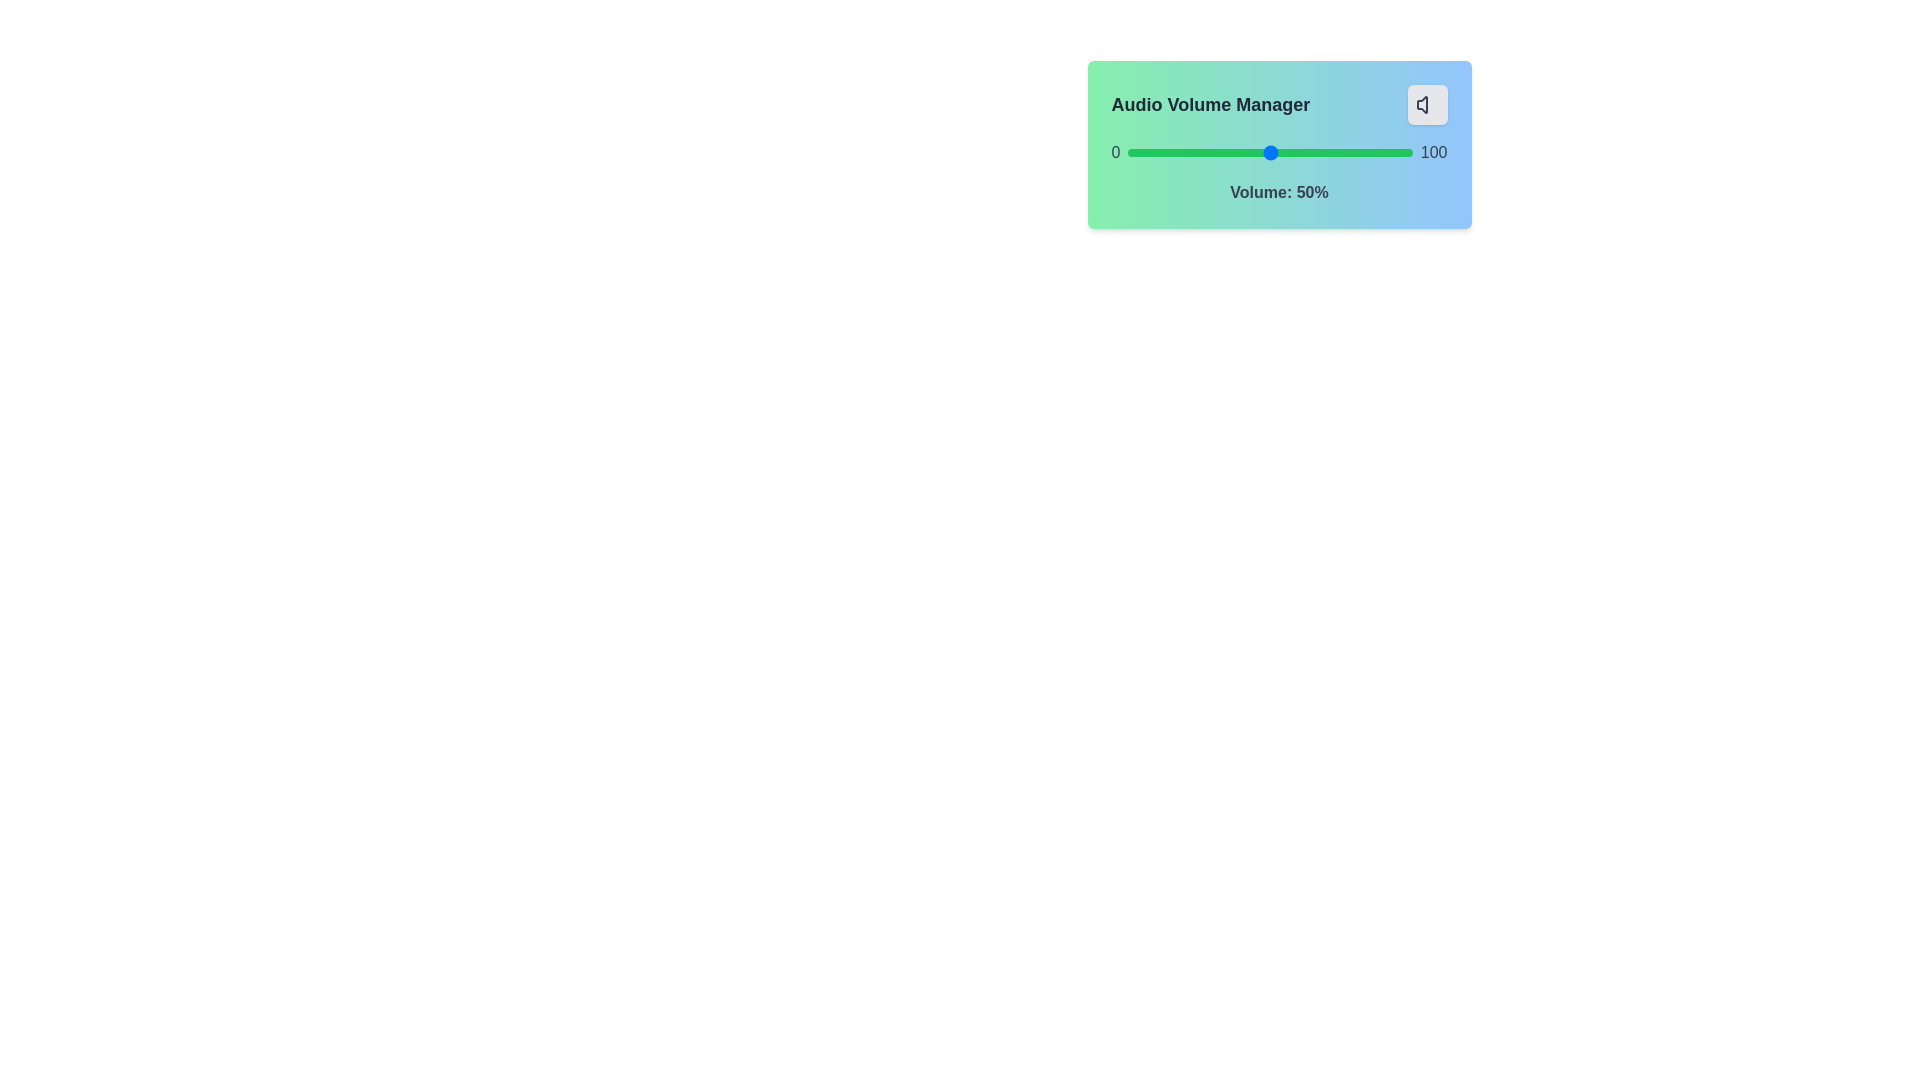  Describe the element at coordinates (1380, 152) in the screenshot. I see `the audio volume` at that location.